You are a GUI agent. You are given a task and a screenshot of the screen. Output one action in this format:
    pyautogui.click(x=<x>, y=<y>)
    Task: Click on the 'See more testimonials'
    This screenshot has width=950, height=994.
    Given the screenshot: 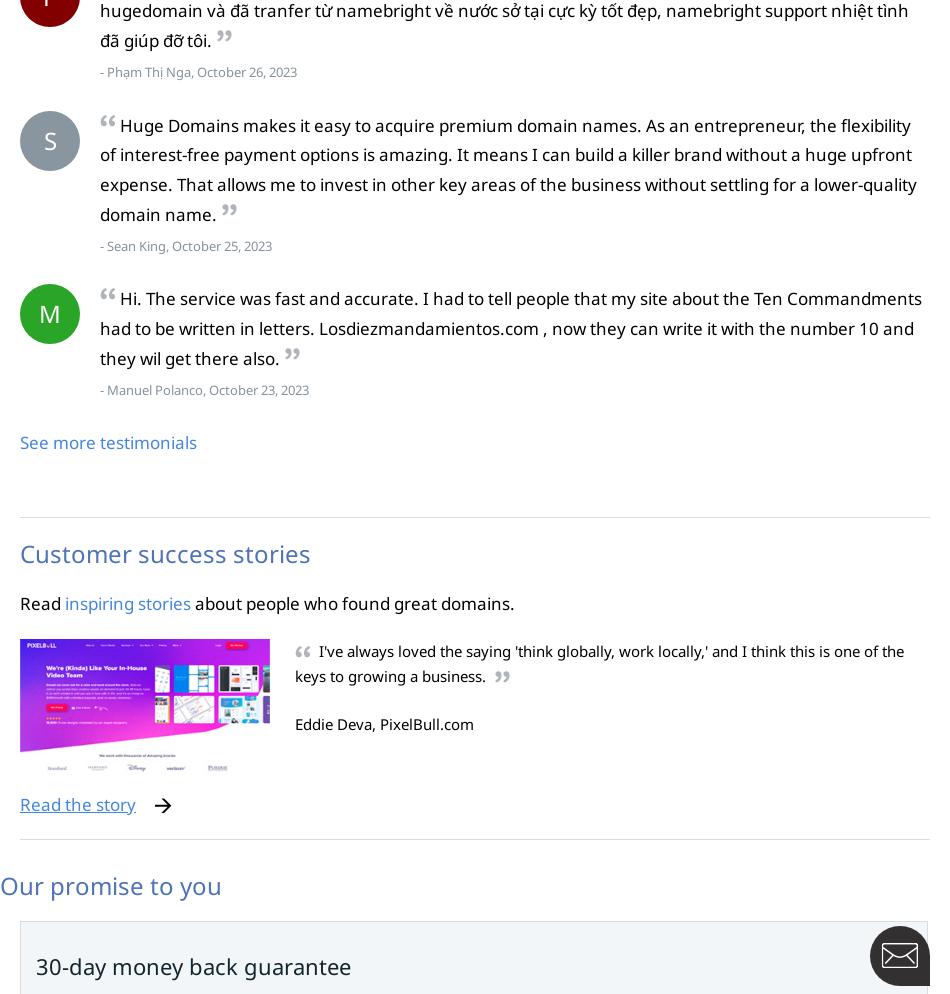 What is the action you would take?
    pyautogui.click(x=108, y=442)
    